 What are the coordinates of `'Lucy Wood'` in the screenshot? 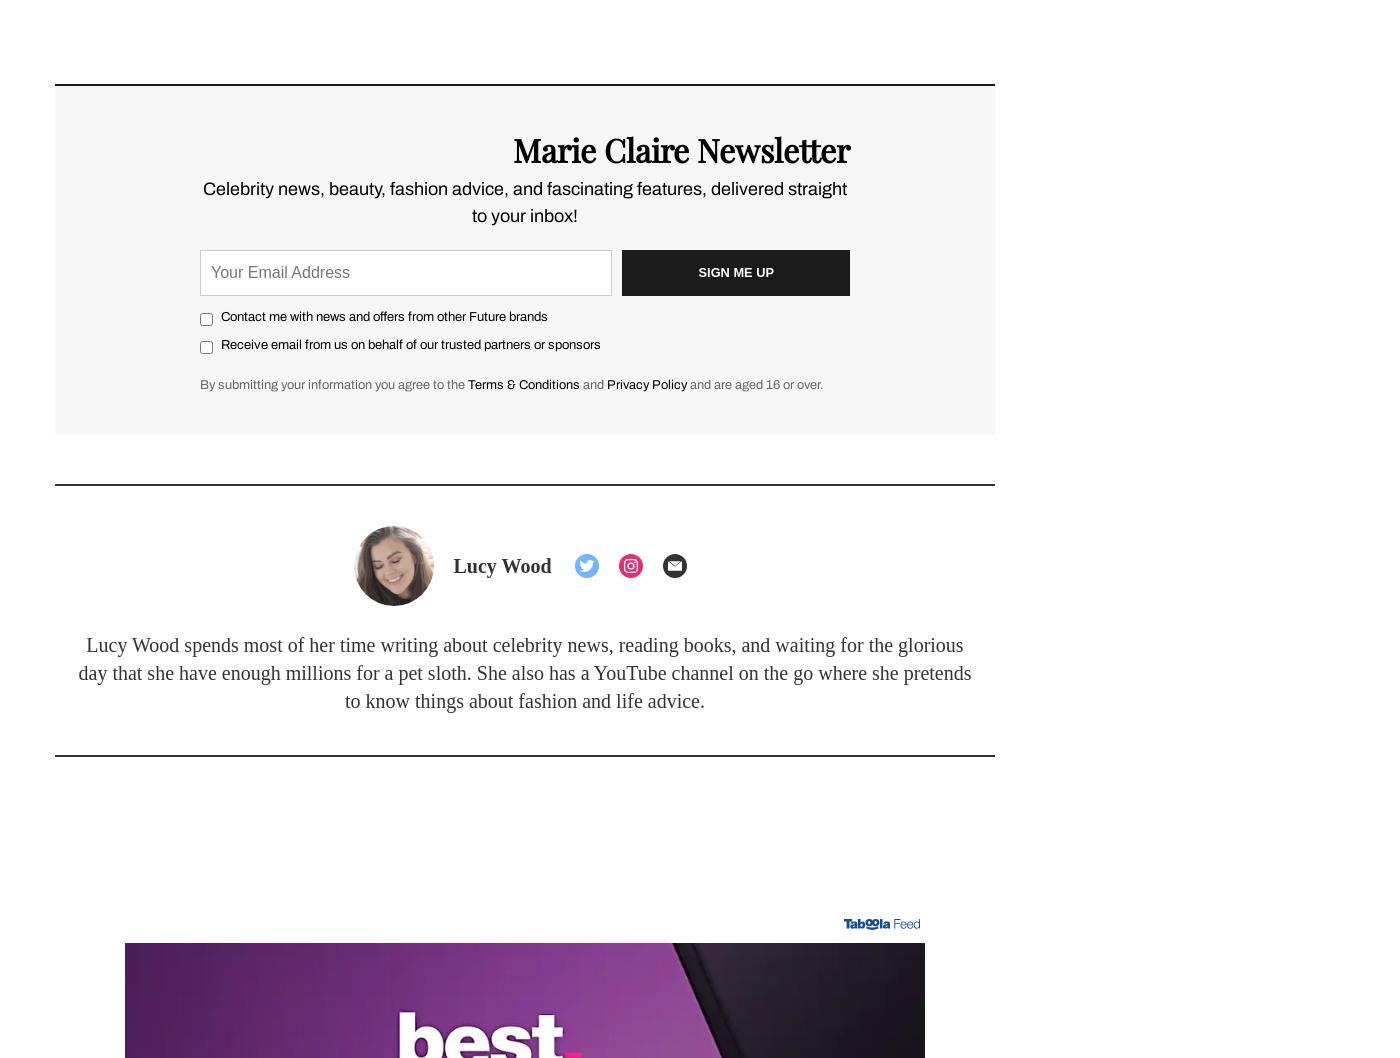 It's located at (453, 564).